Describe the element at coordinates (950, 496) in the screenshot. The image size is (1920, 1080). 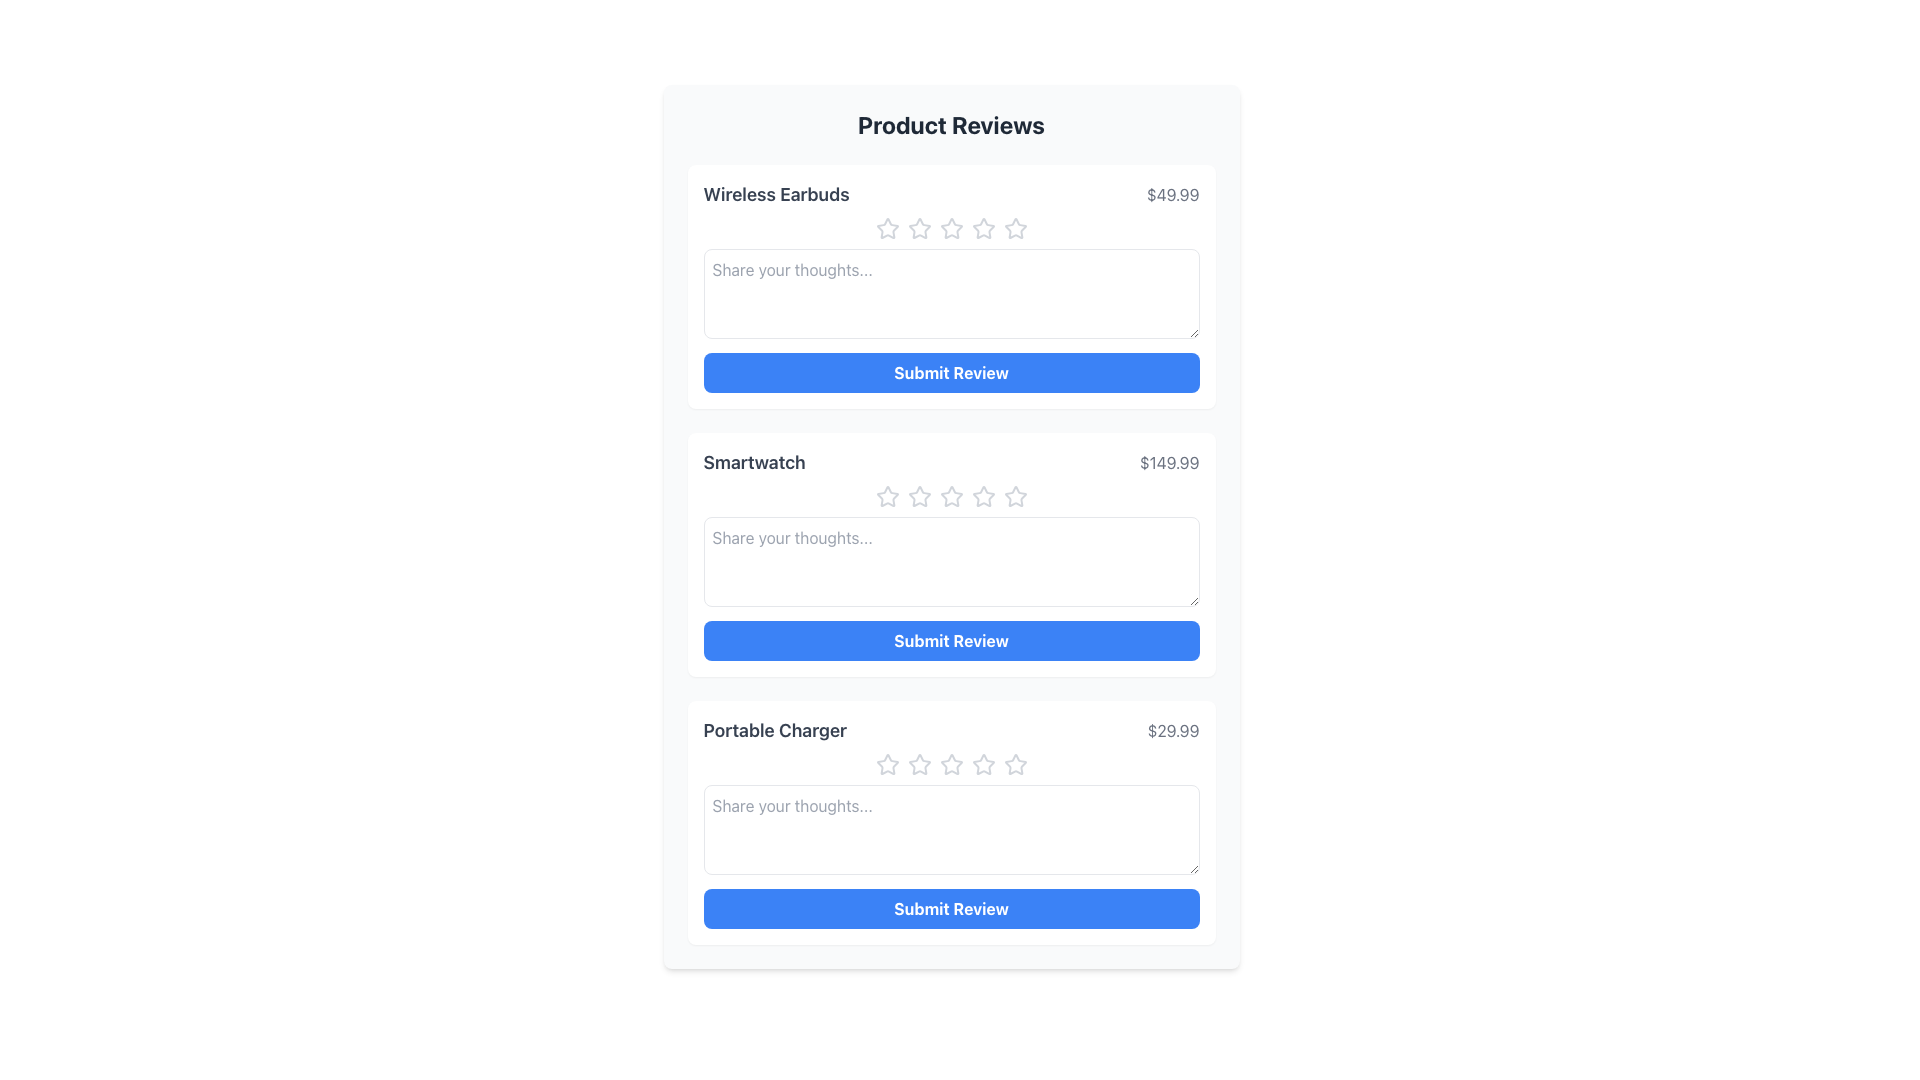
I see `the third star-shaped rating icon in the 'Smartwatch' review card to rate it` at that location.